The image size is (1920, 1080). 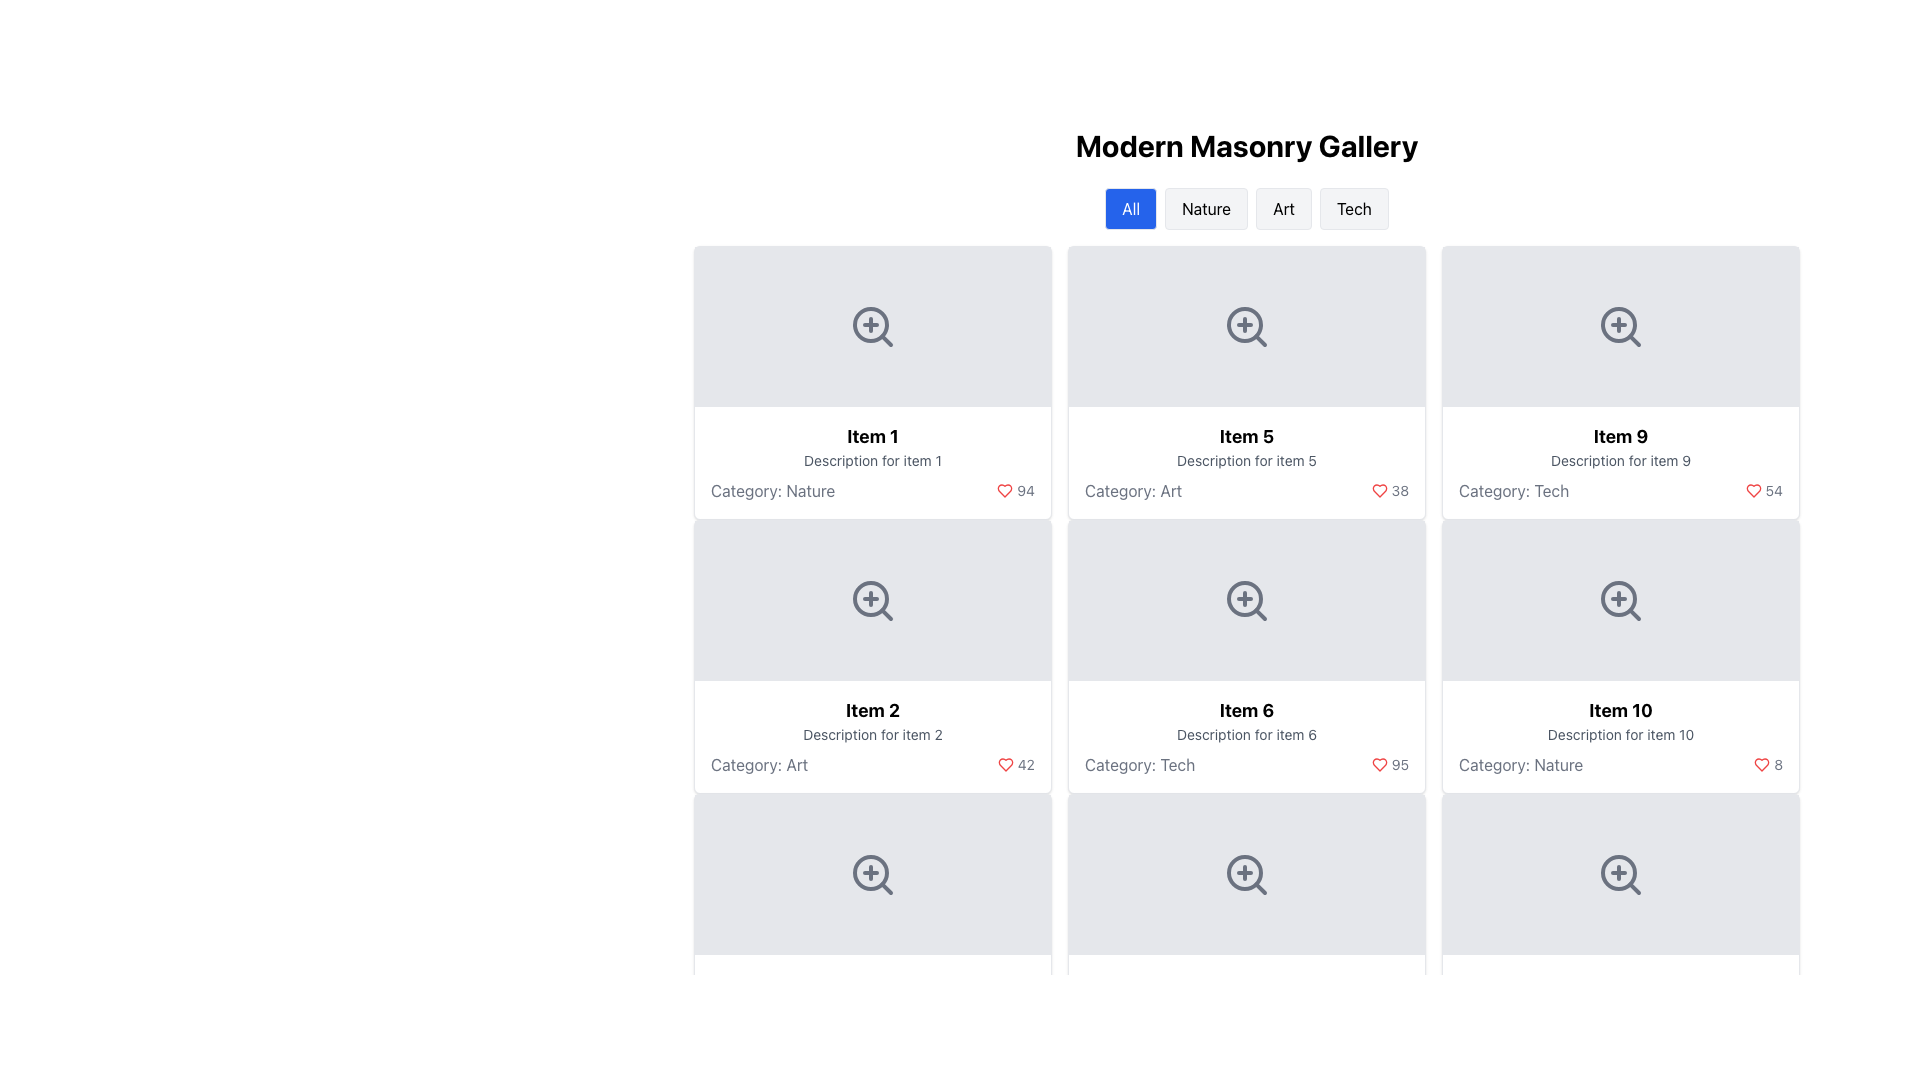 What do you see at coordinates (1259, 887) in the screenshot?
I see `graphical element that forms the handle of the zoom-in magnifying glass icon, positioned diagonally within the circle` at bounding box center [1259, 887].